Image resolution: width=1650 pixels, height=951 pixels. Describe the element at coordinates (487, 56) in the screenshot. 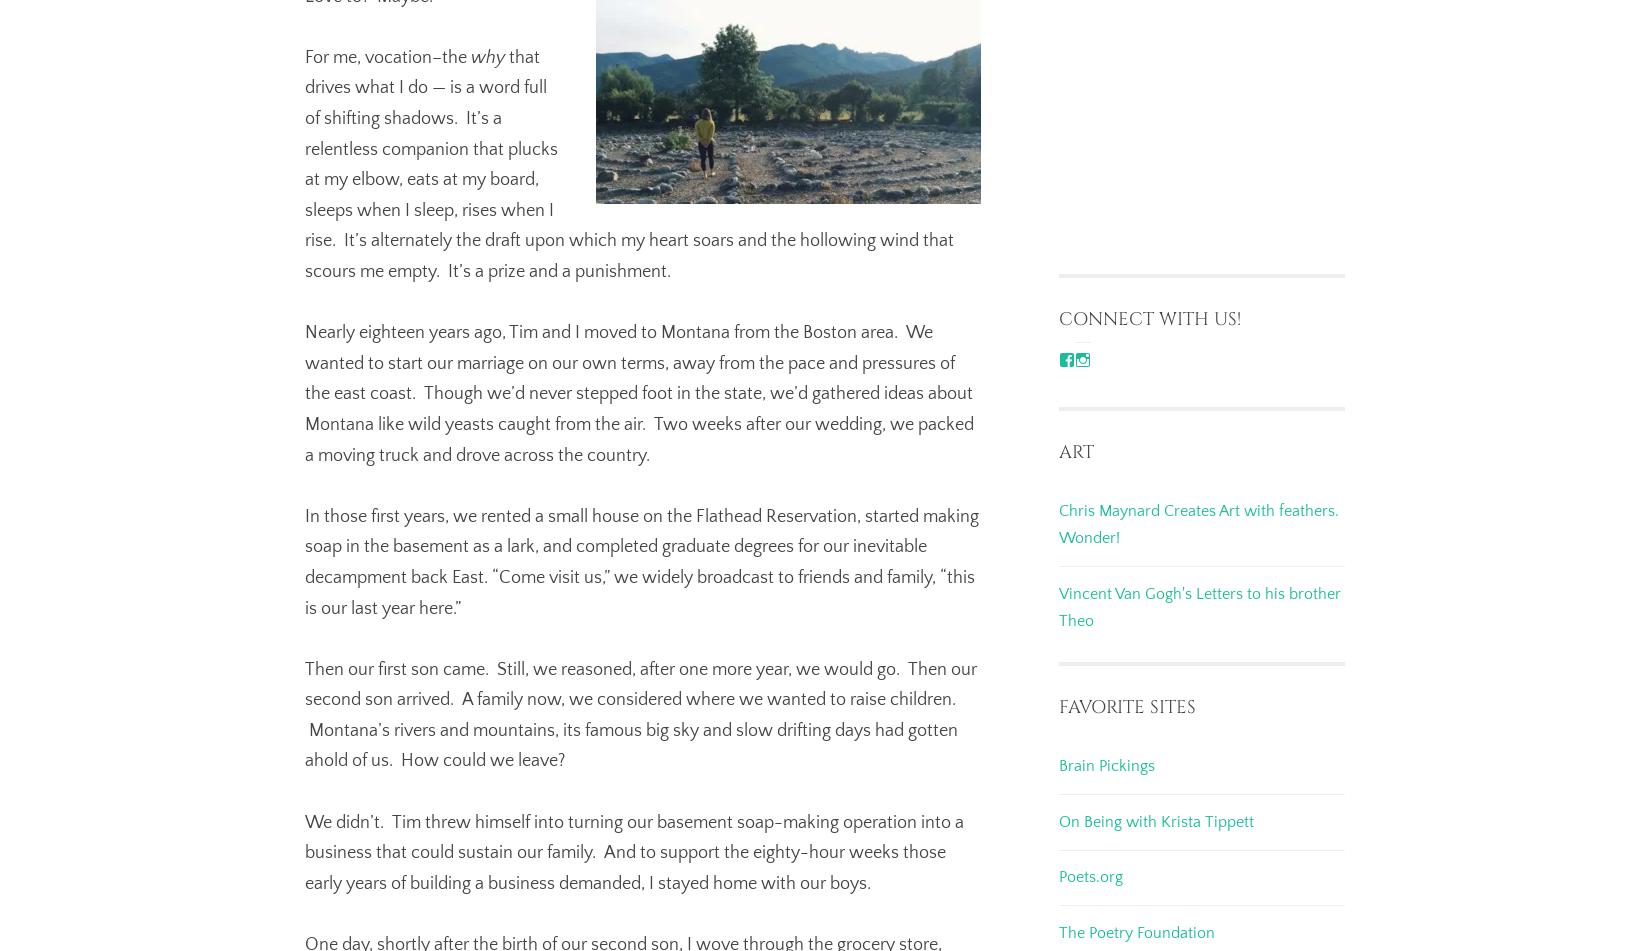

I see `'why'` at that location.